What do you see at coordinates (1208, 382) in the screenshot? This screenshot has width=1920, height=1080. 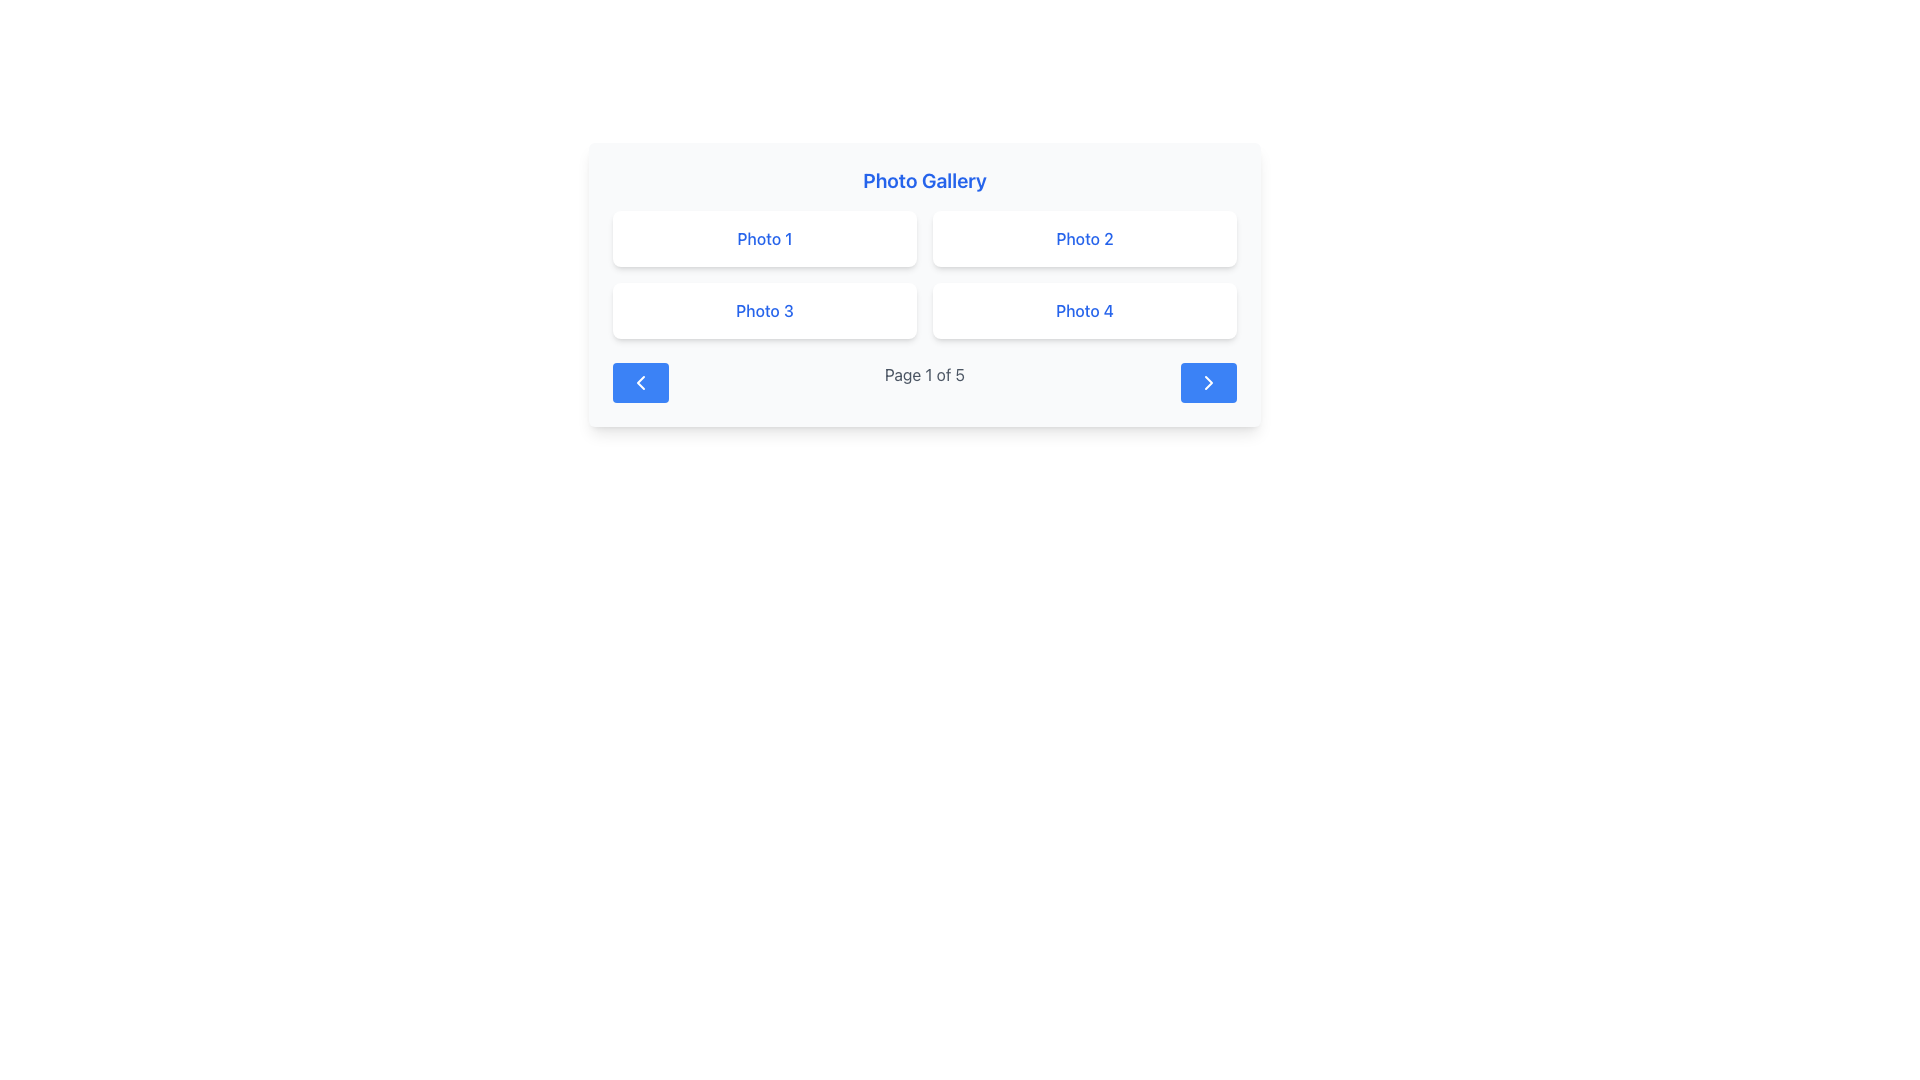 I see `the navigation icon located inside the right-aligned blue button of the pagination control bar, which facilitates navigation to the next page` at bounding box center [1208, 382].